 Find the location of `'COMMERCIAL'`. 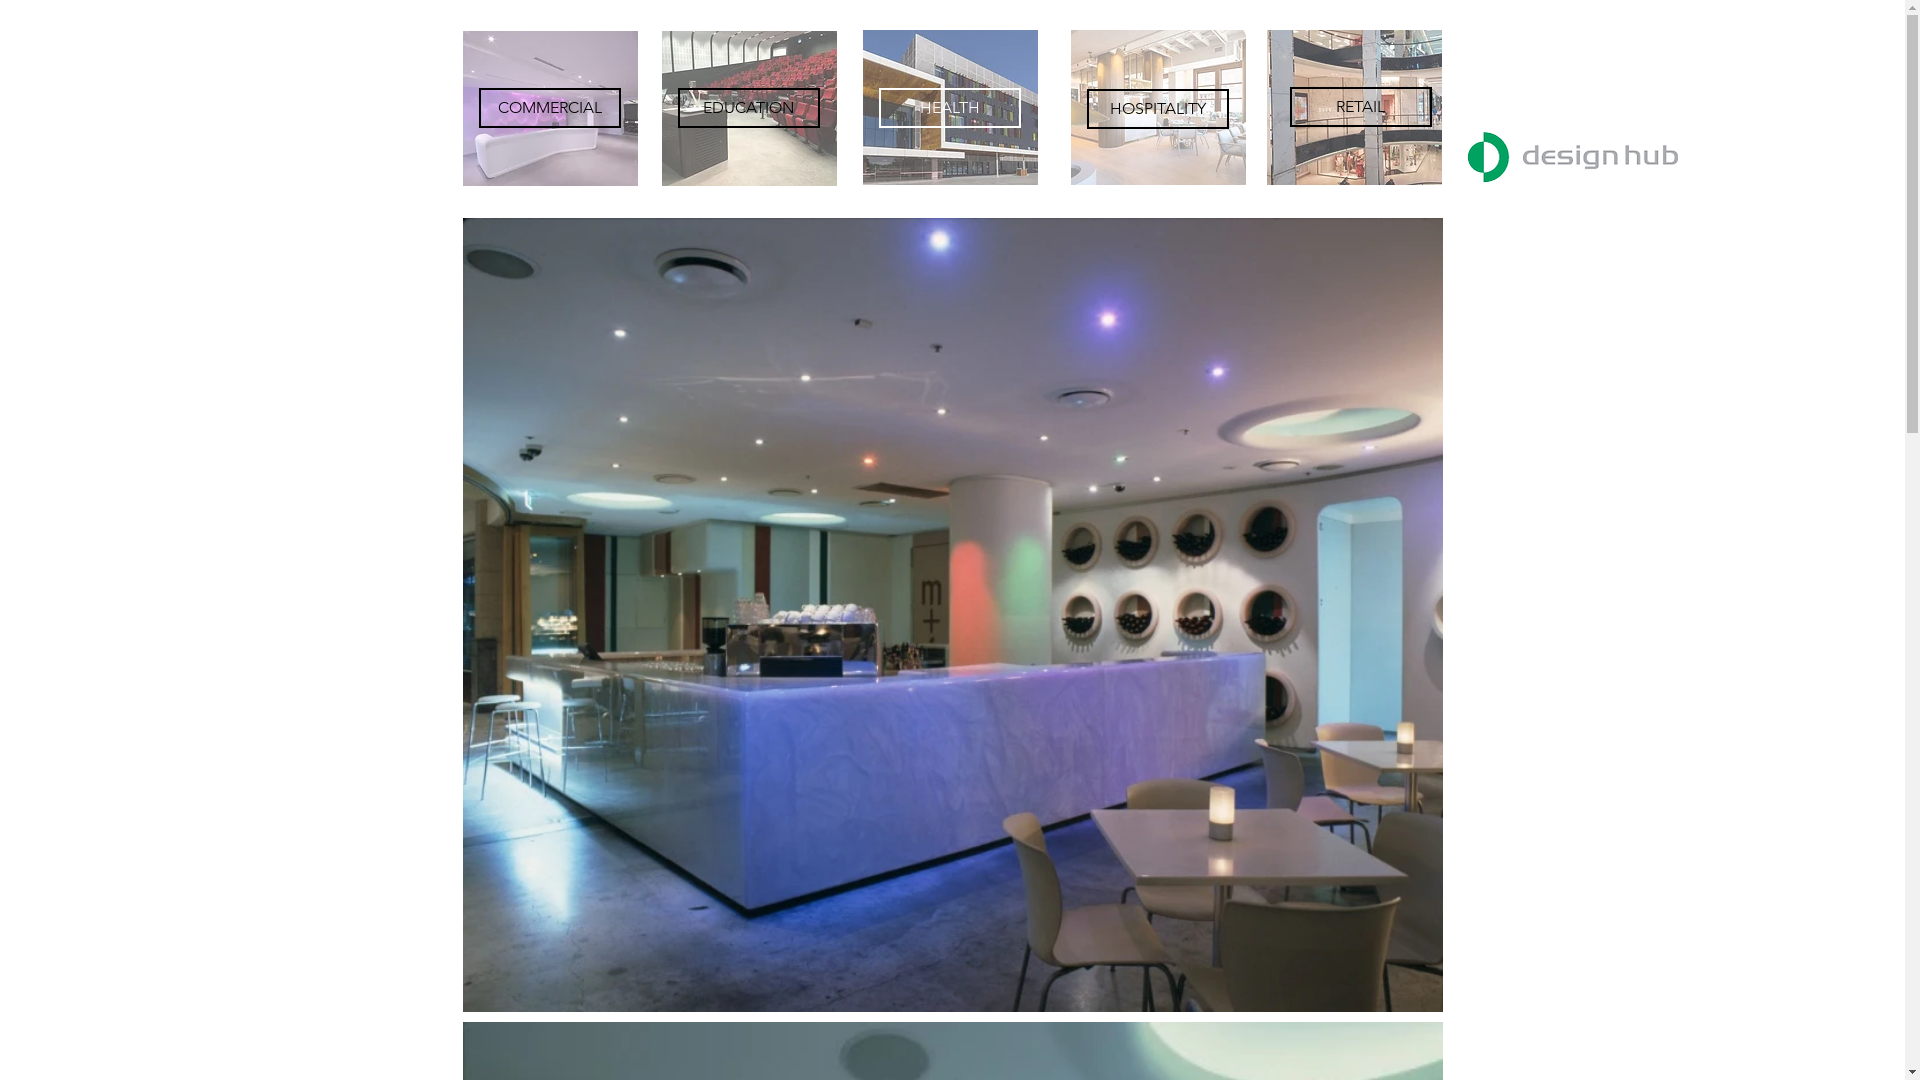

'COMMERCIAL' is located at coordinates (548, 108).